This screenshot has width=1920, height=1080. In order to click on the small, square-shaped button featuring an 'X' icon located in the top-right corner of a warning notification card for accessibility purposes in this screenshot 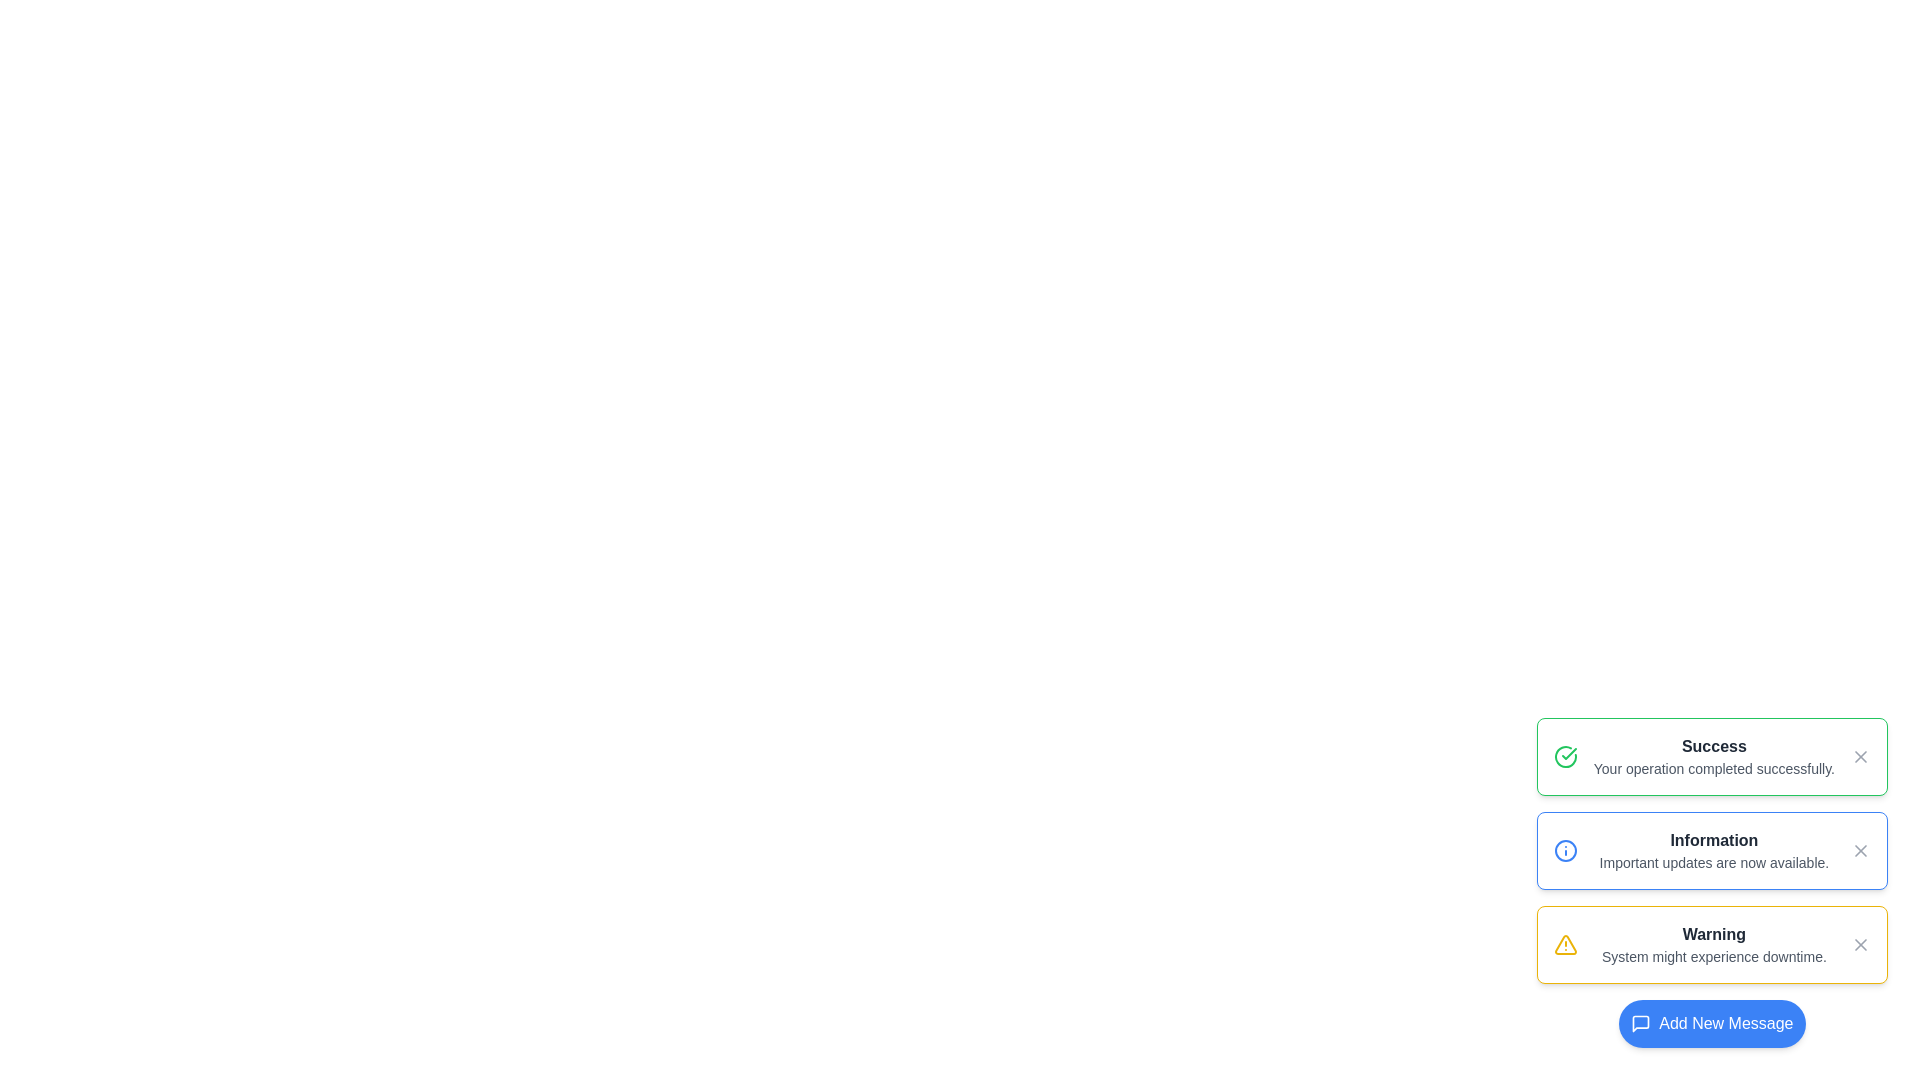, I will do `click(1860, 945)`.